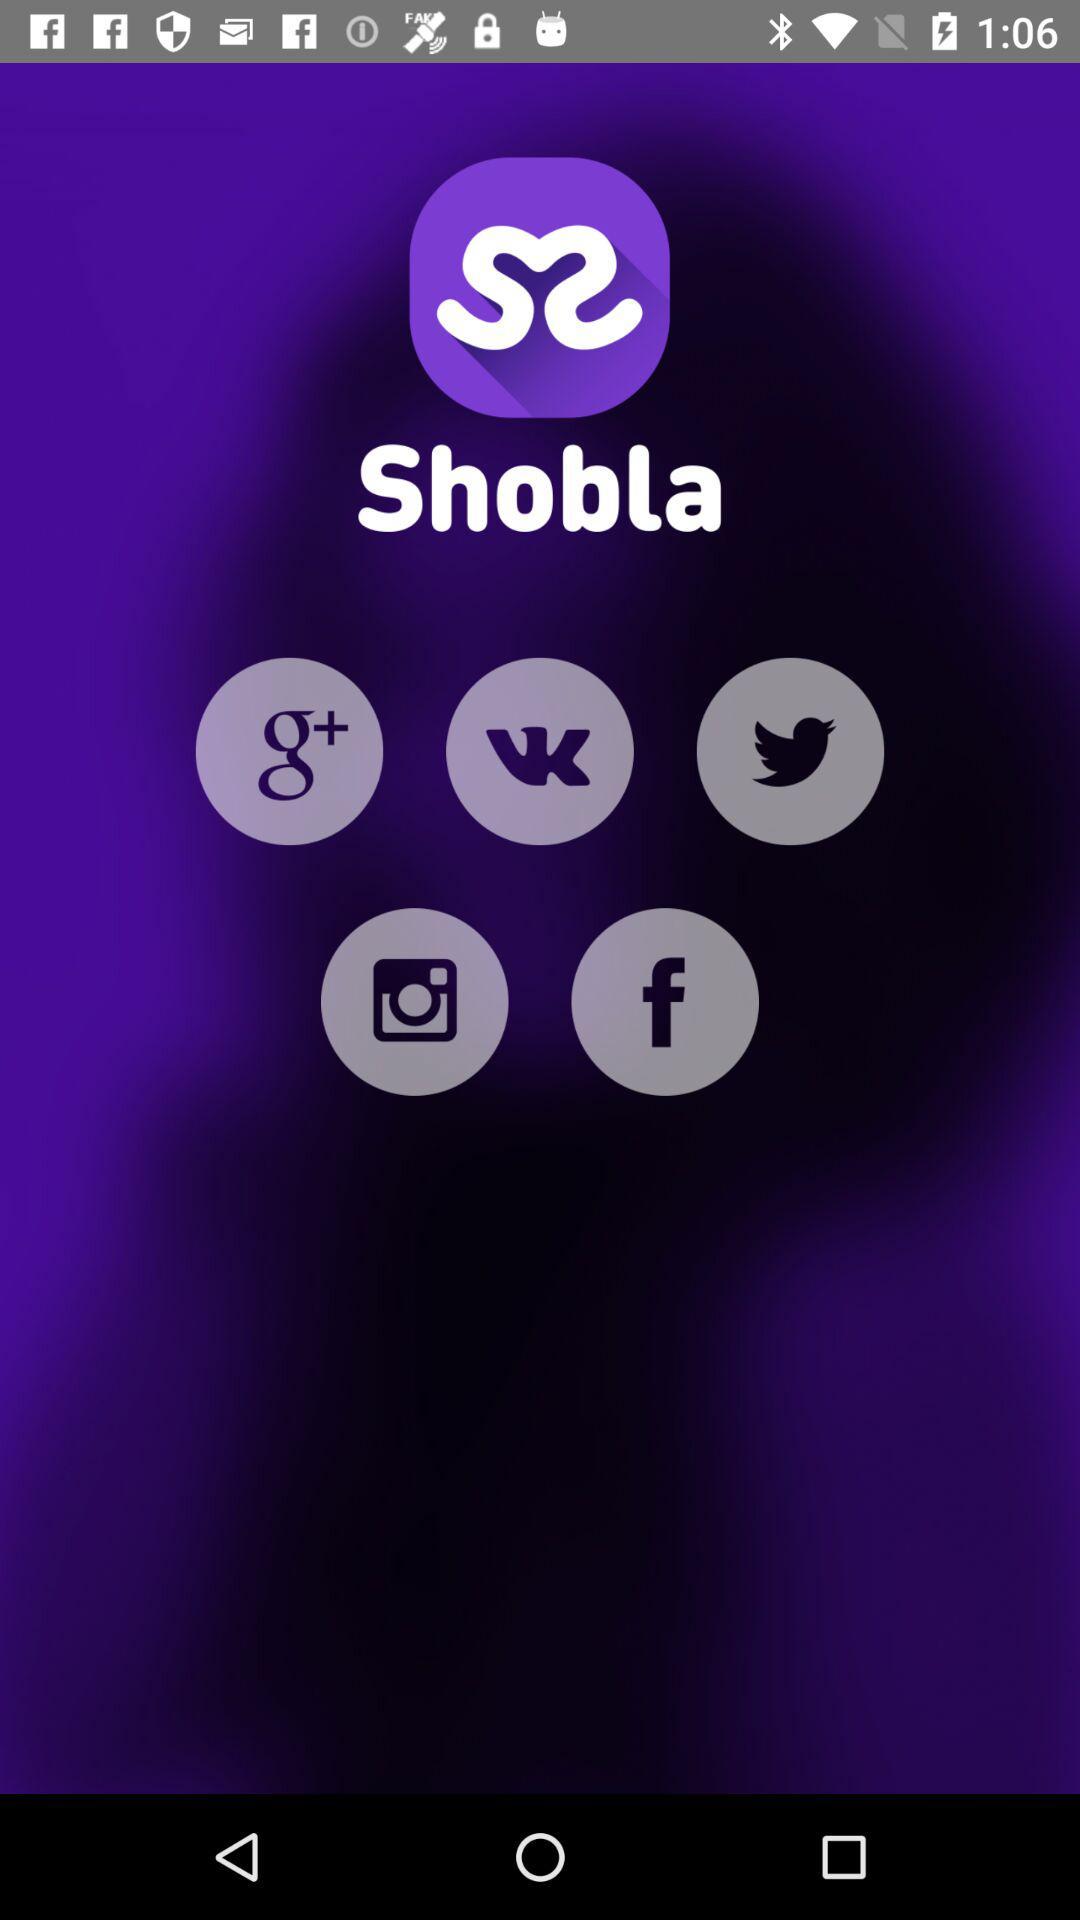 The height and width of the screenshot is (1920, 1080). What do you see at coordinates (789, 750) in the screenshot?
I see `the twitter option` at bounding box center [789, 750].